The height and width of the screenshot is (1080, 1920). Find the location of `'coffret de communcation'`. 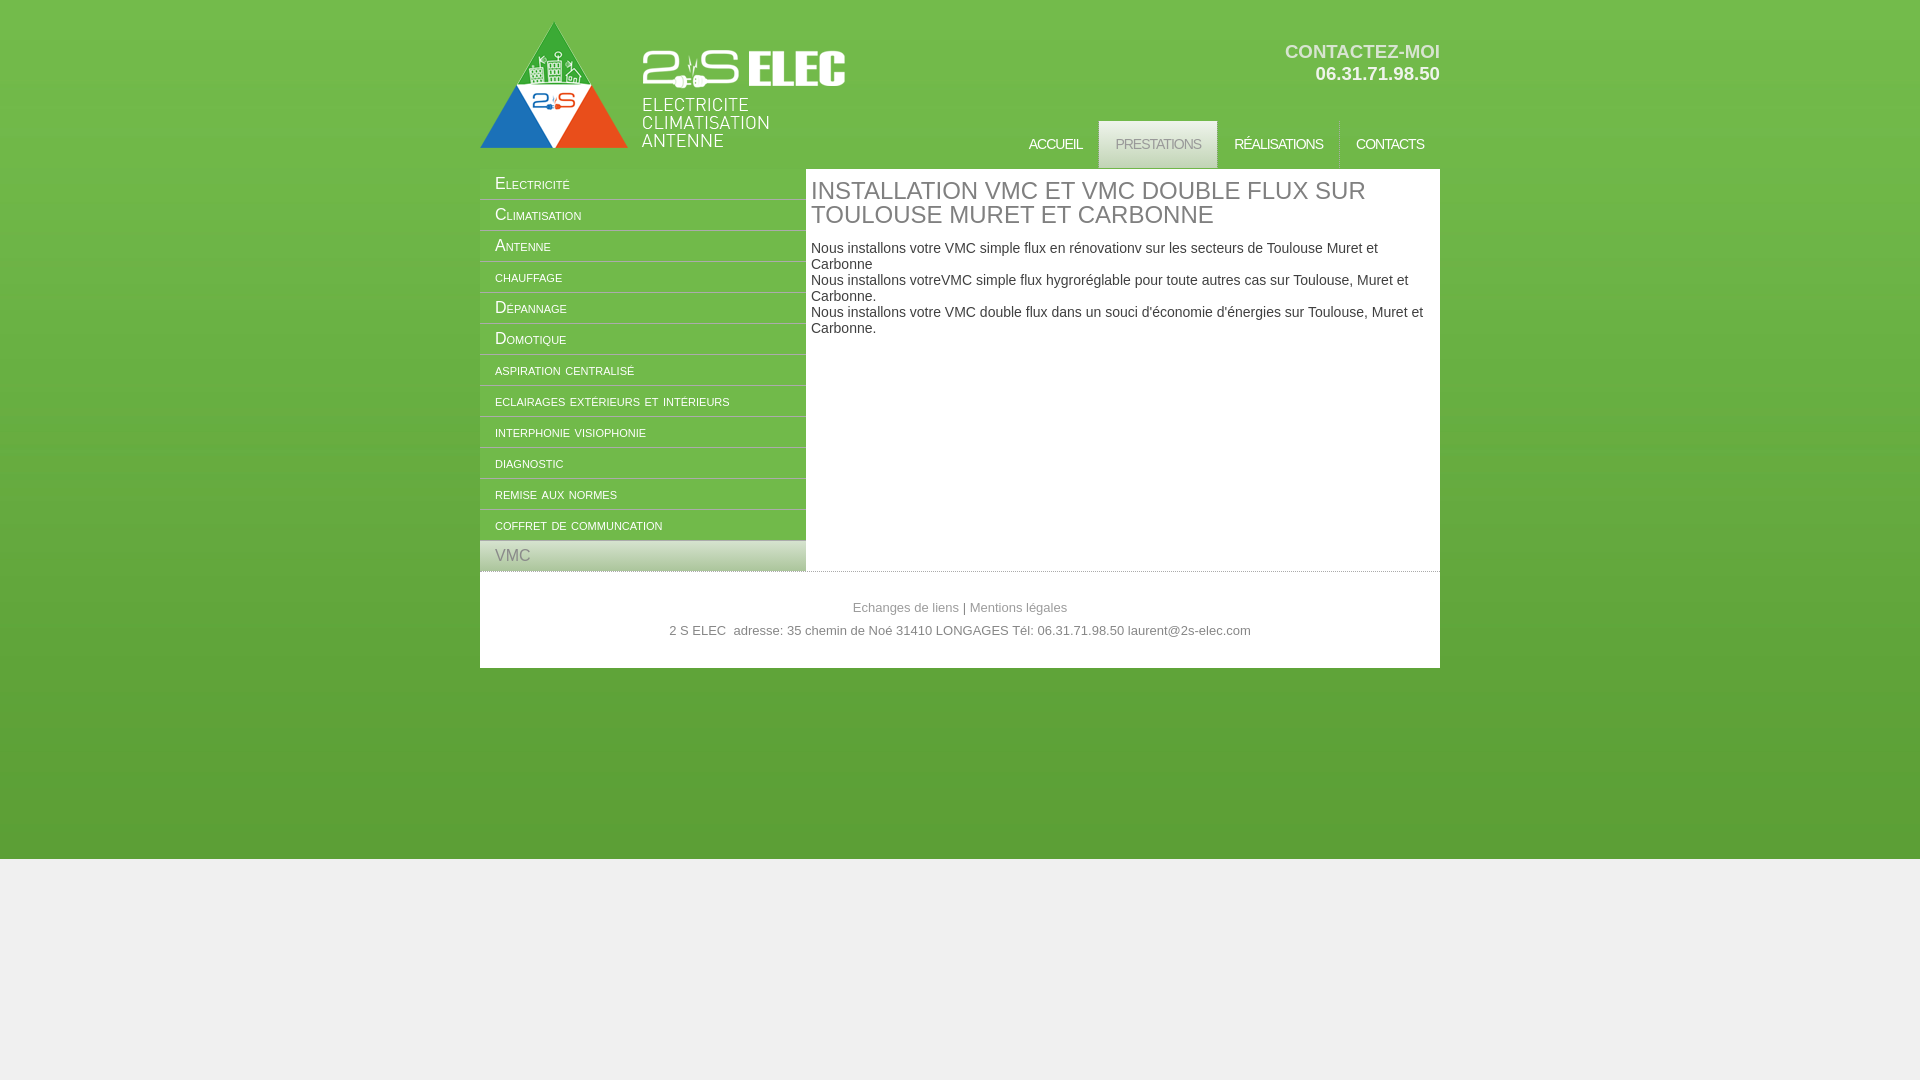

'coffret de communcation' is located at coordinates (643, 523).